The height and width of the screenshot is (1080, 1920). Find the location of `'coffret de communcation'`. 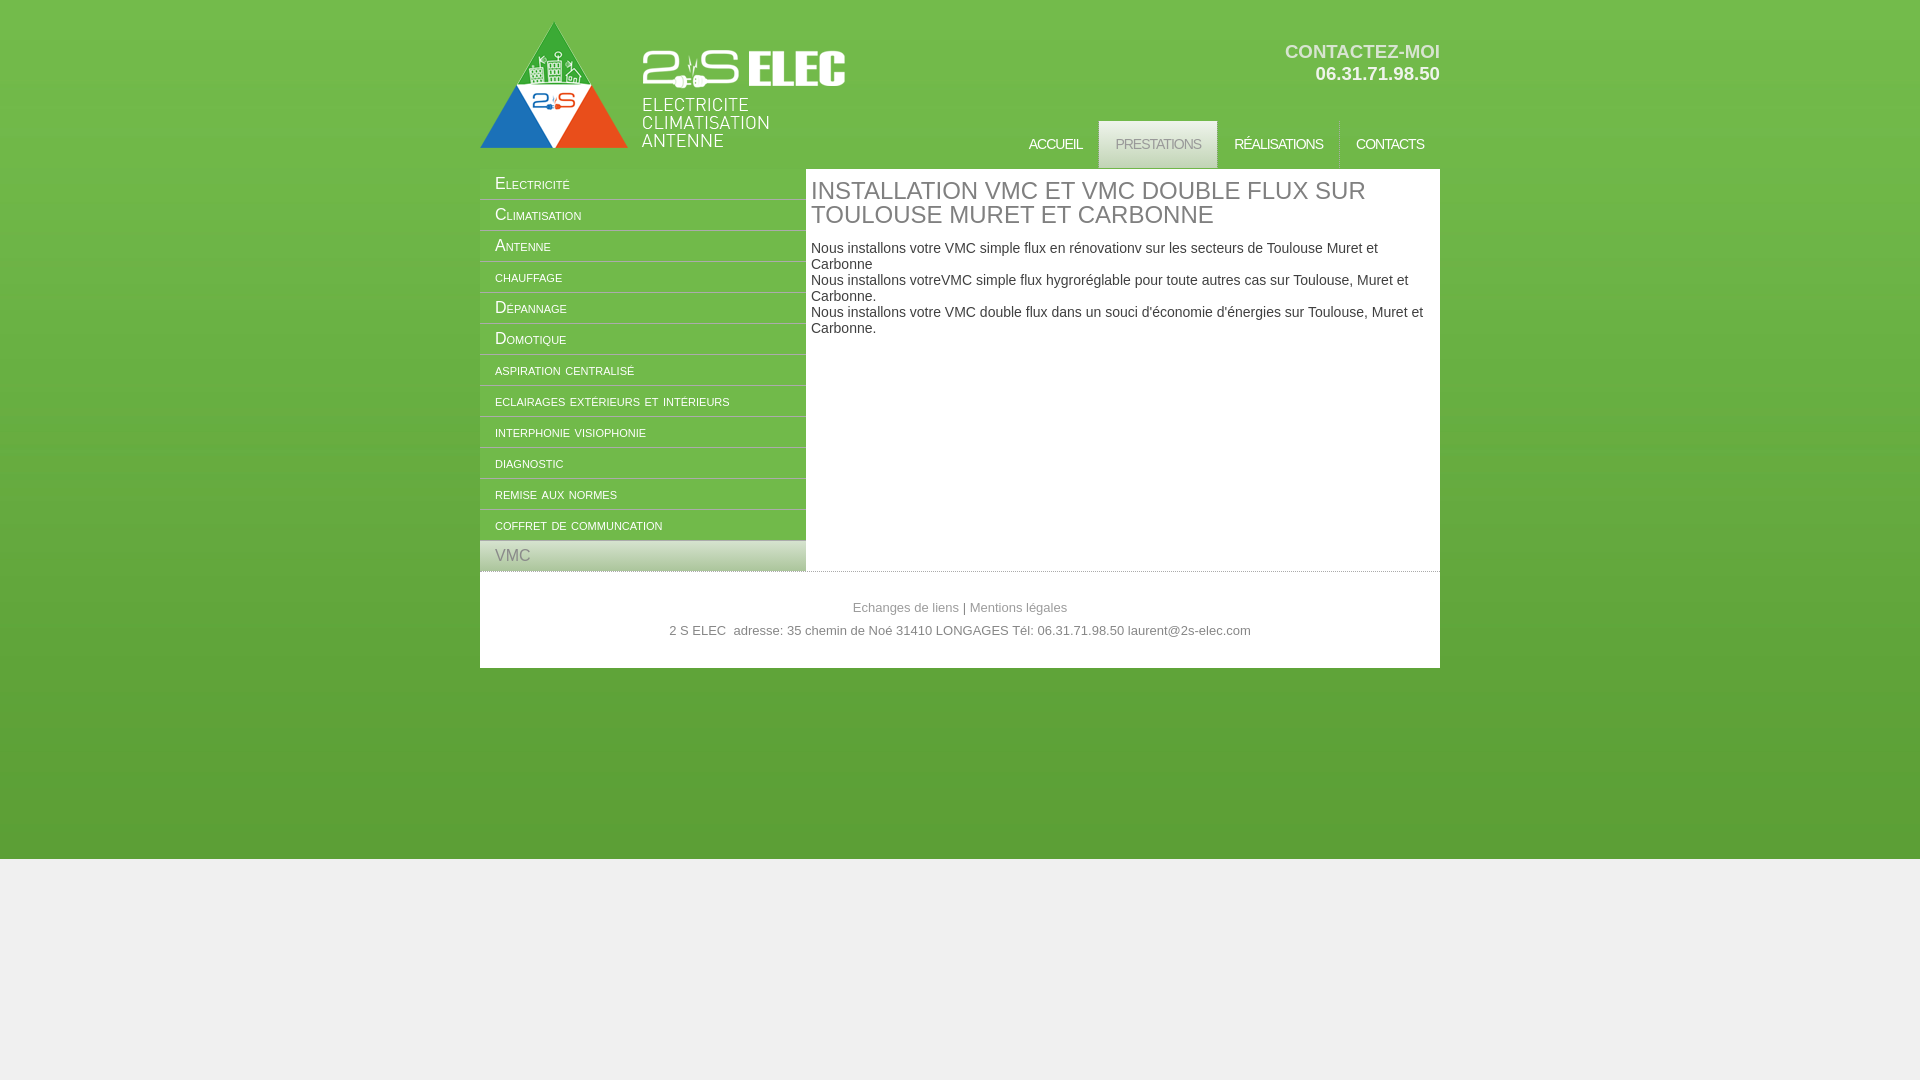

'coffret de communcation' is located at coordinates (643, 523).